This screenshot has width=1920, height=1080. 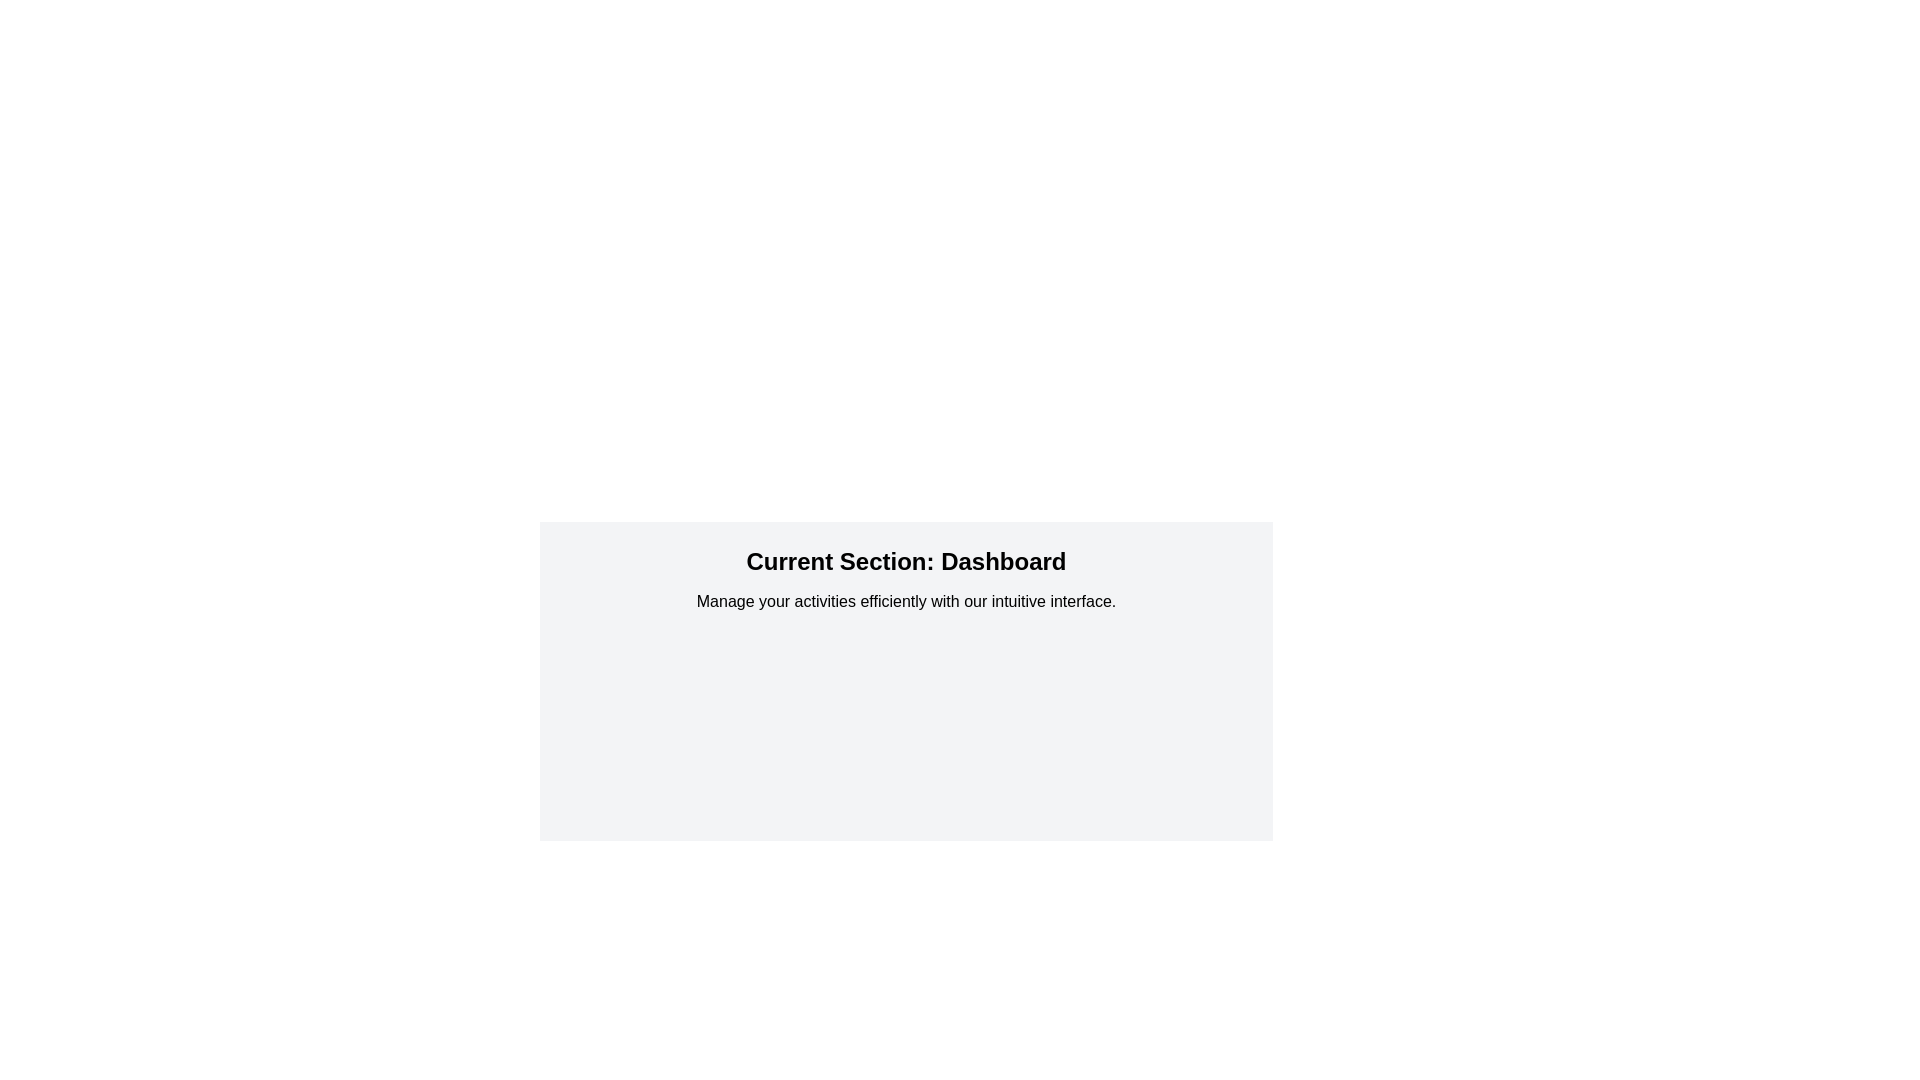 What do you see at coordinates (905, 600) in the screenshot?
I see `the Informational Text element located directly underneath 'Current Section: Dashboard' which provides guidance on managing activities effectively` at bounding box center [905, 600].